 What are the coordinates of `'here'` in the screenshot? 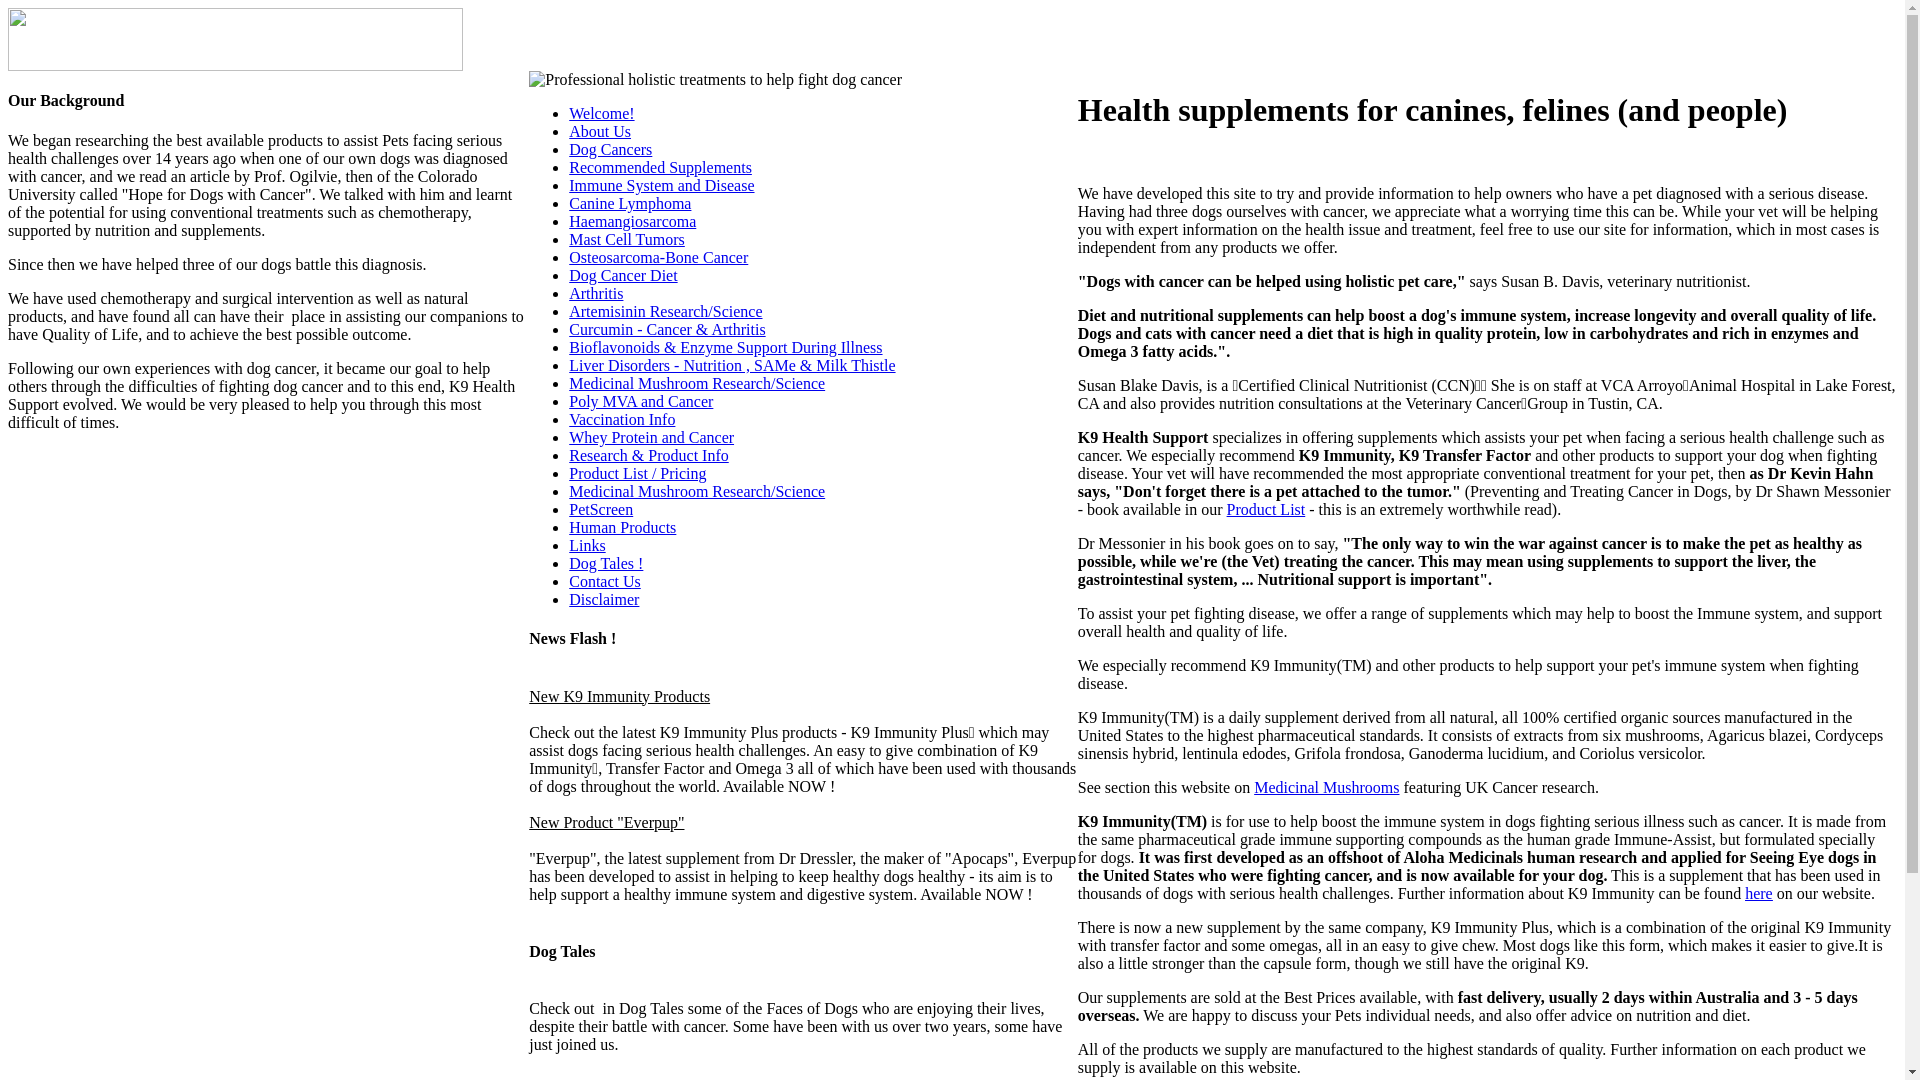 It's located at (1757, 892).